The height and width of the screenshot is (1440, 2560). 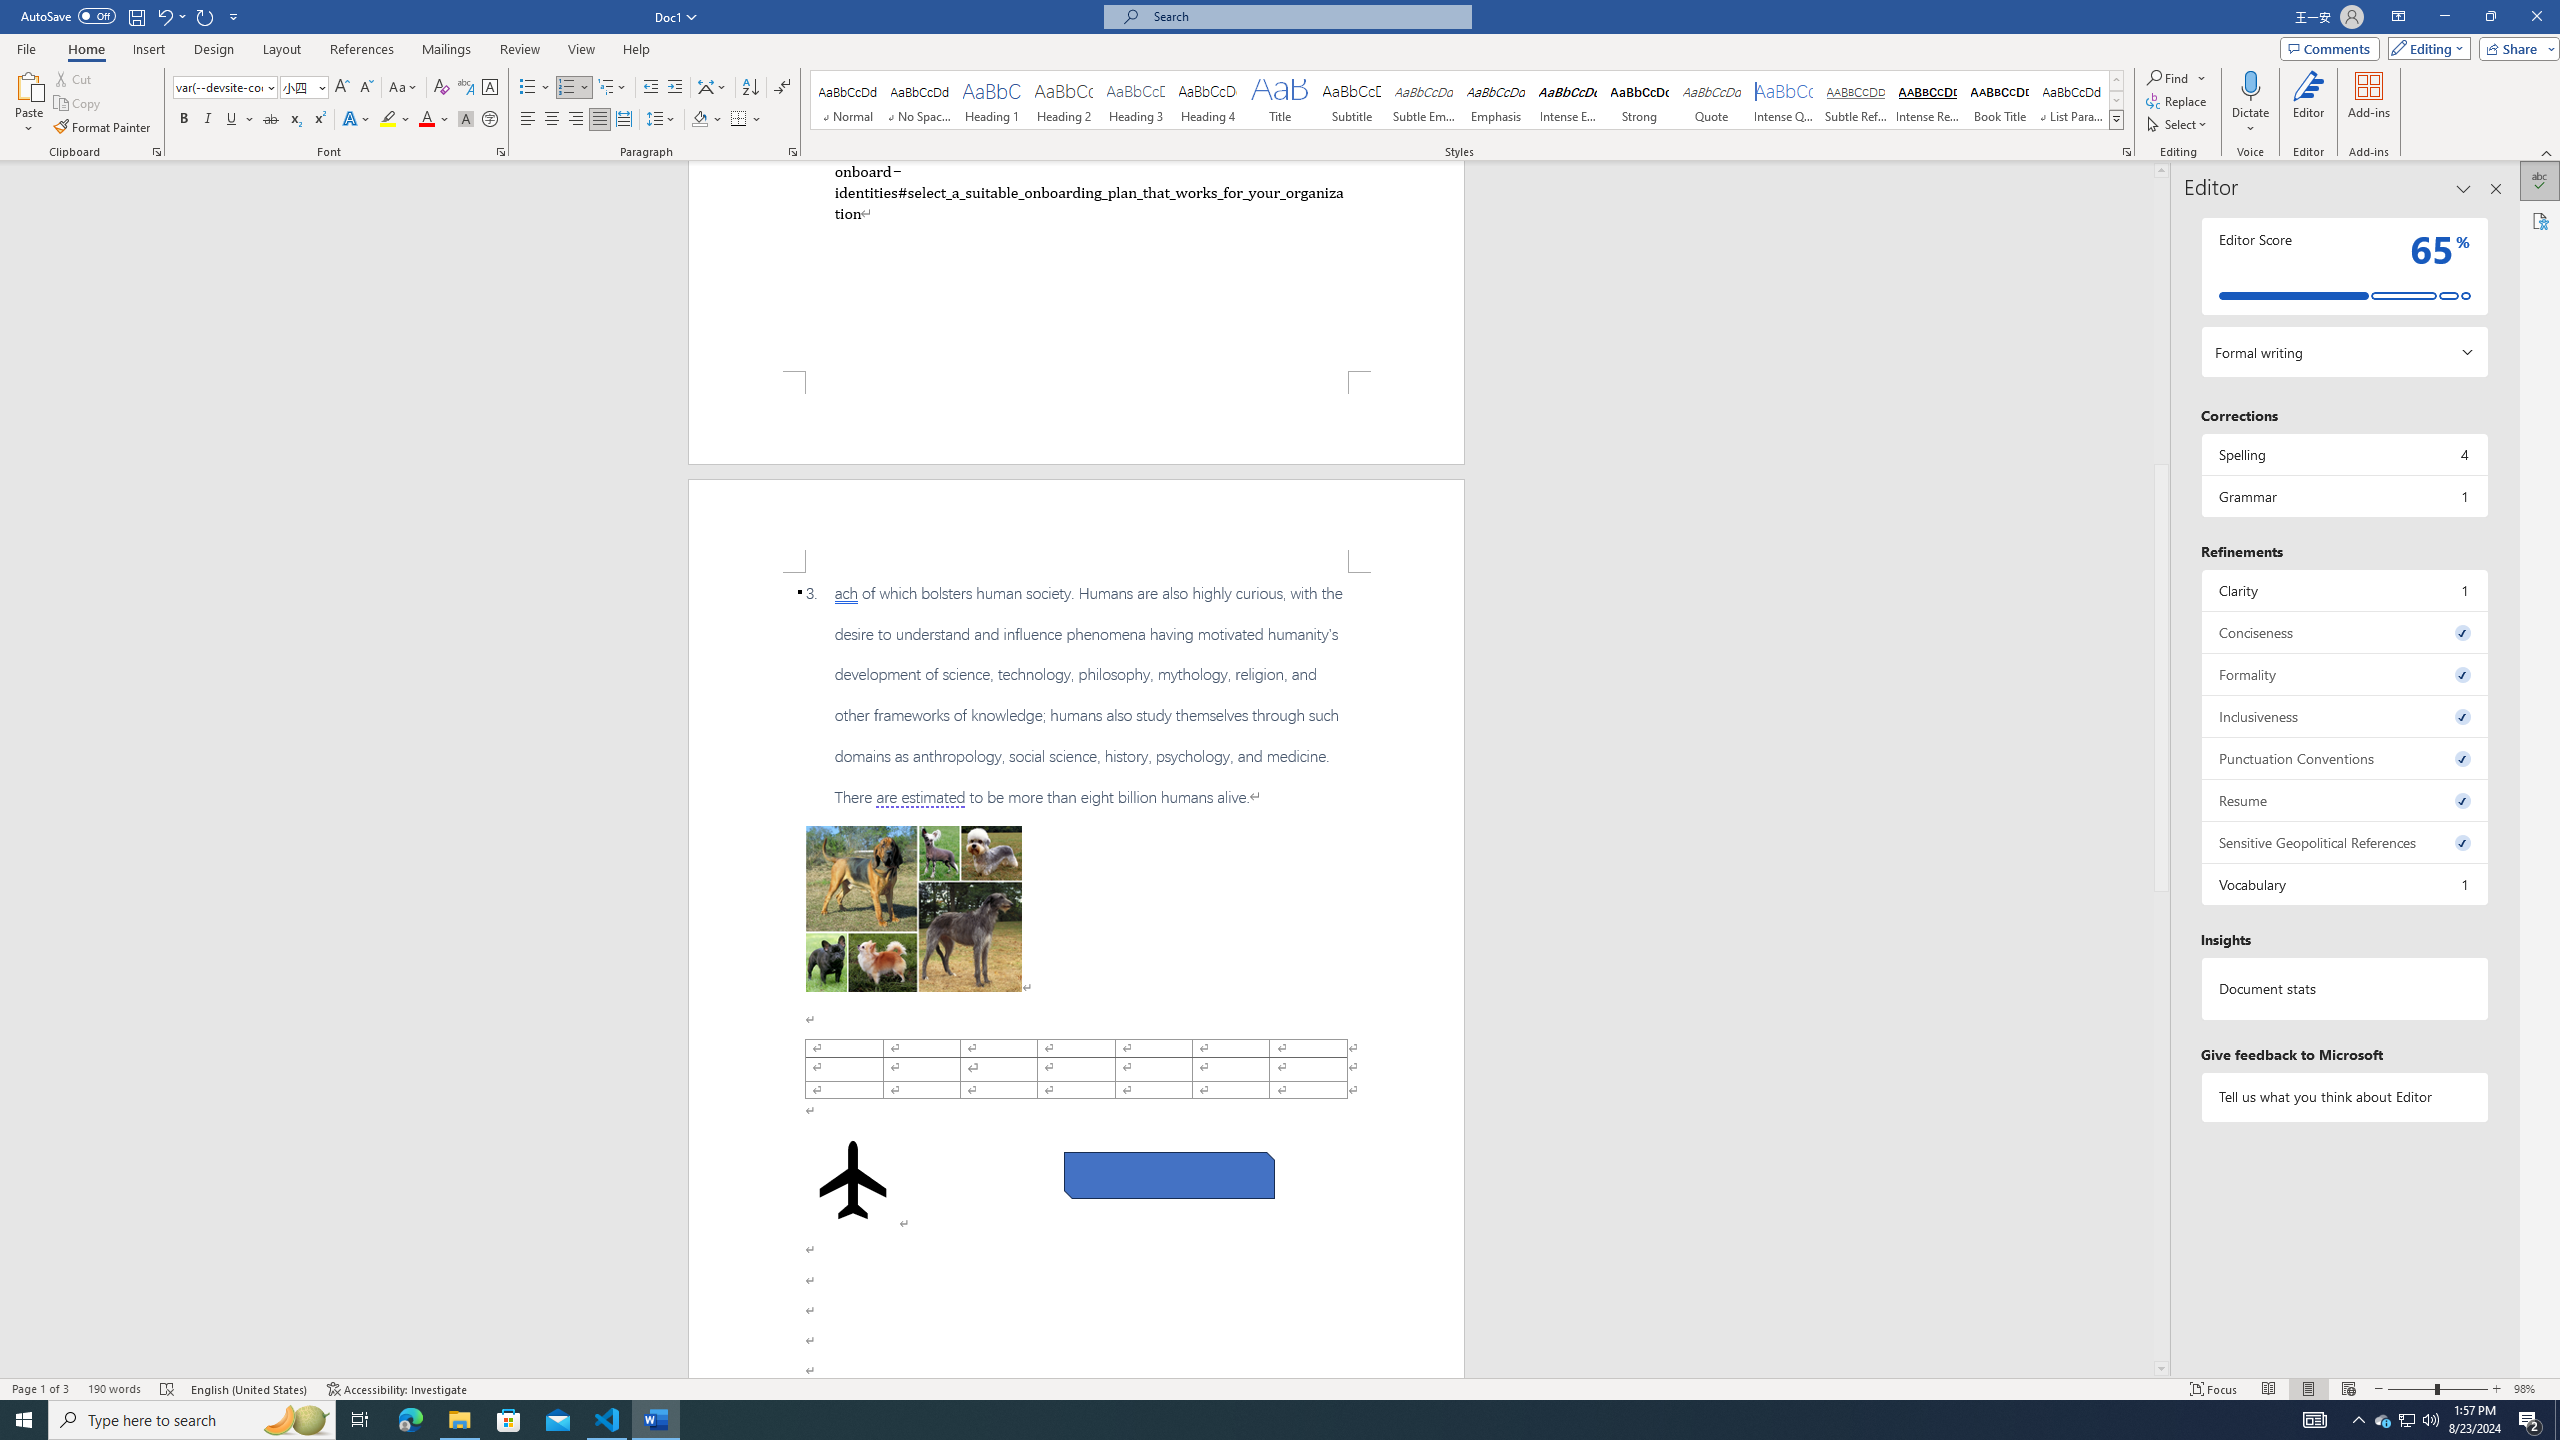 What do you see at coordinates (215, 49) in the screenshot?
I see `'Design'` at bounding box center [215, 49].